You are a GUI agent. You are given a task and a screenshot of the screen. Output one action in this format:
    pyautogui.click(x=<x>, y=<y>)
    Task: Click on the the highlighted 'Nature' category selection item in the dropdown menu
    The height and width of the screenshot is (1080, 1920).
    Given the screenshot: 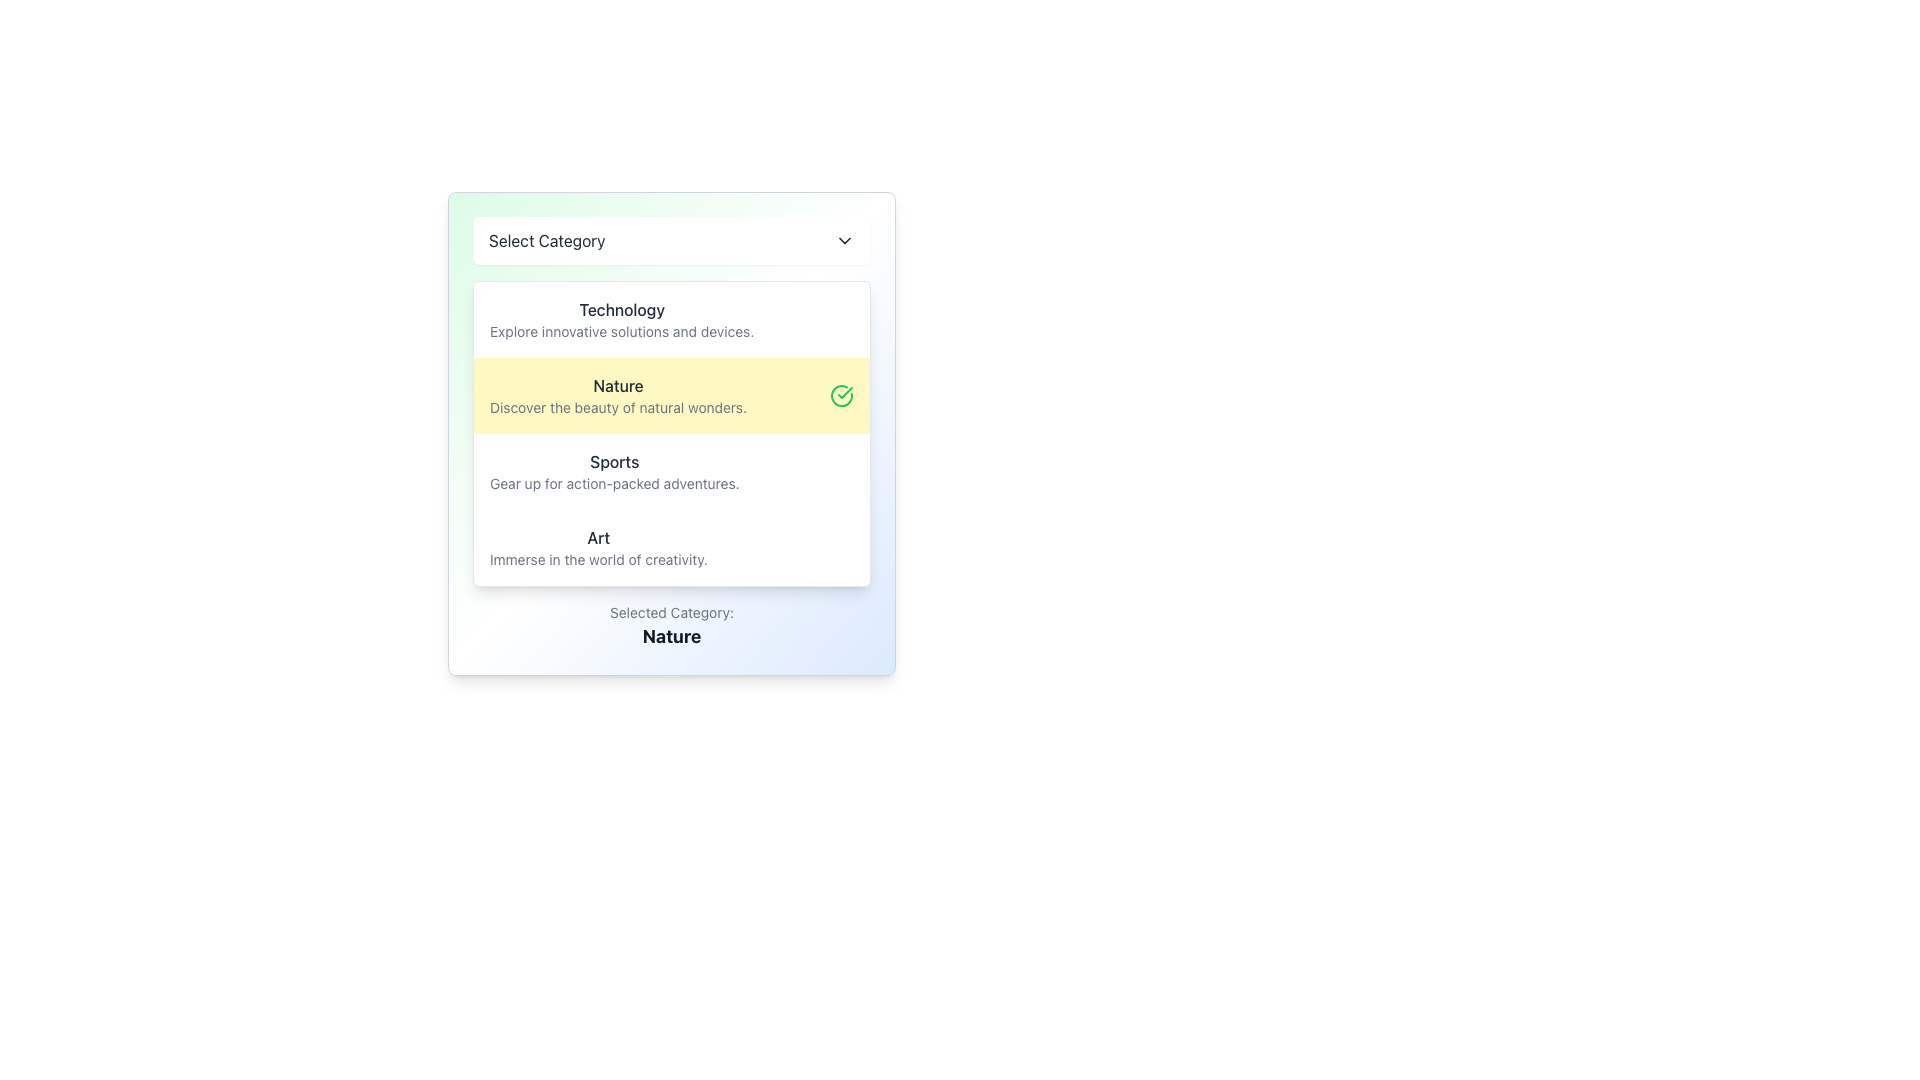 What is the action you would take?
    pyautogui.click(x=672, y=433)
    